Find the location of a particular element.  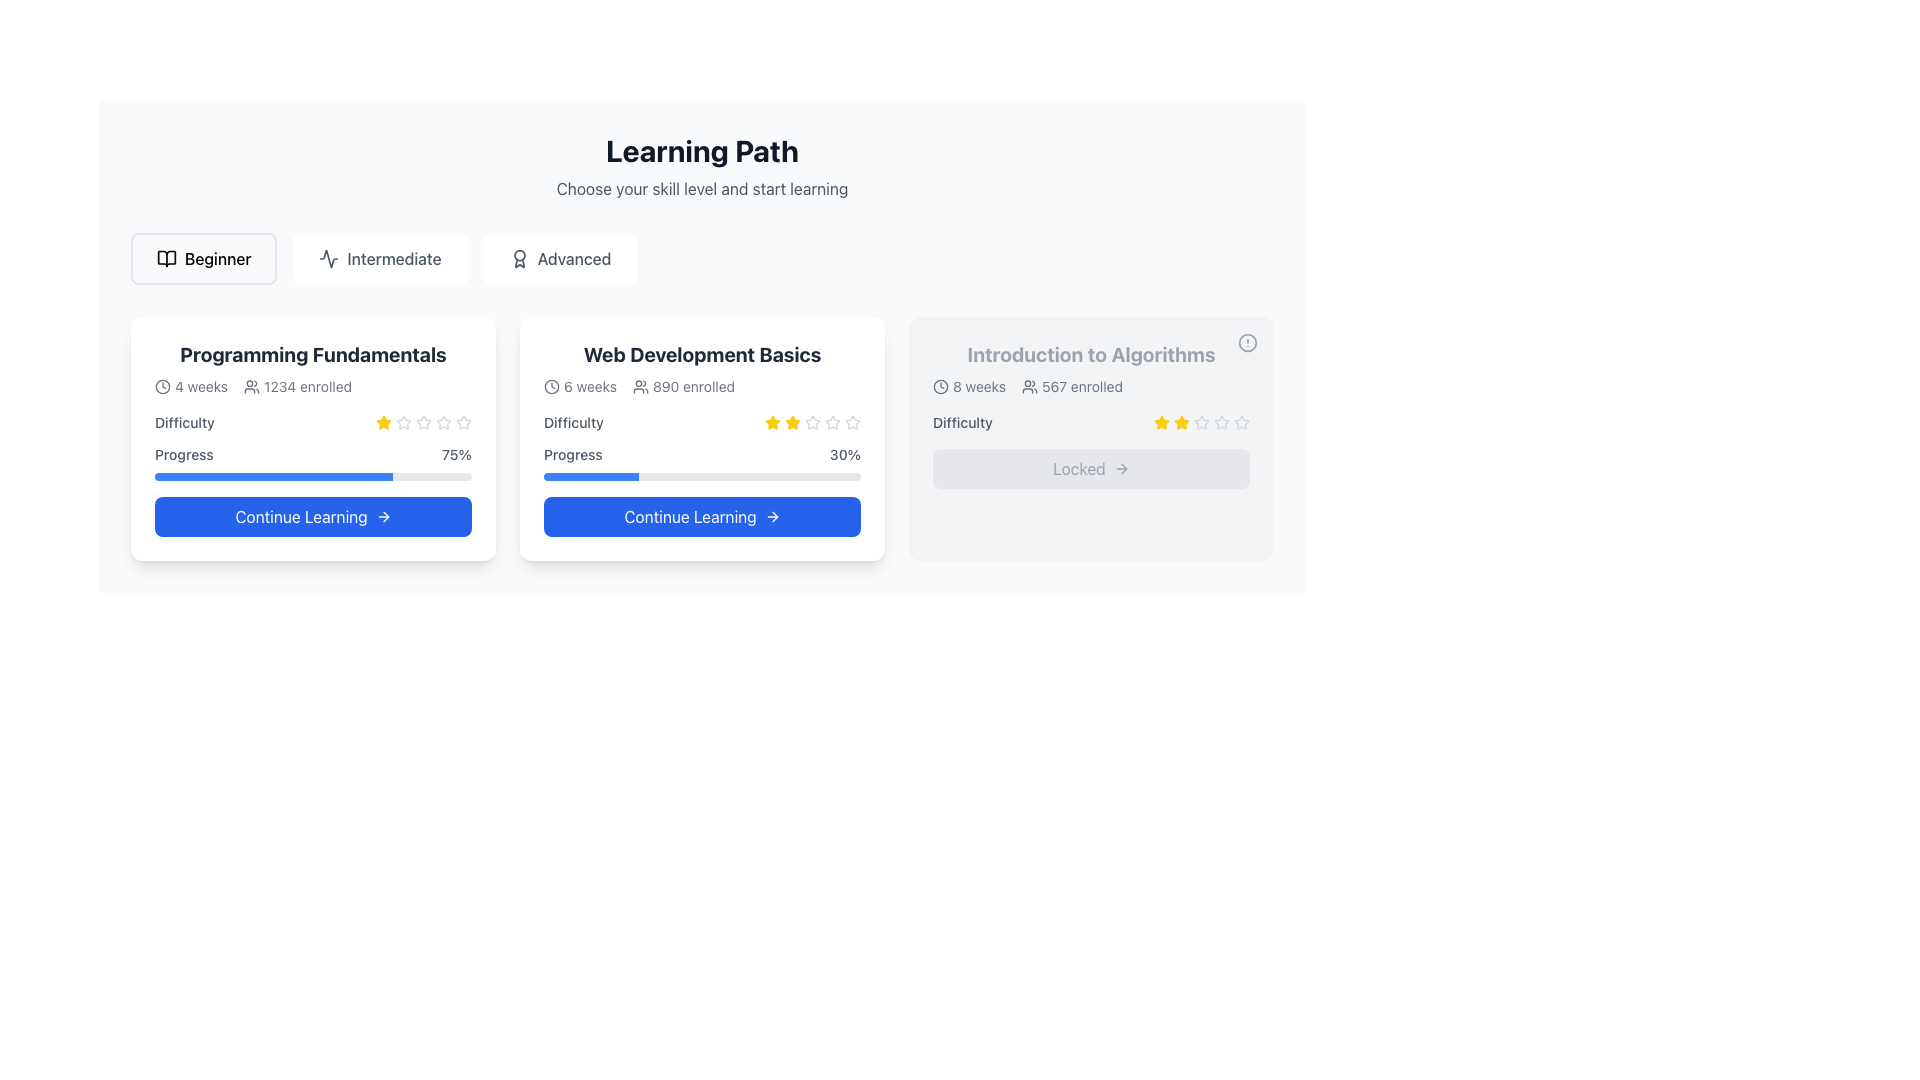

the label displaying the number of users enrolled in the course, which shows '1234' and is located to the right of the user icon within the 'Programming Fundamentals' card is located at coordinates (307, 386).